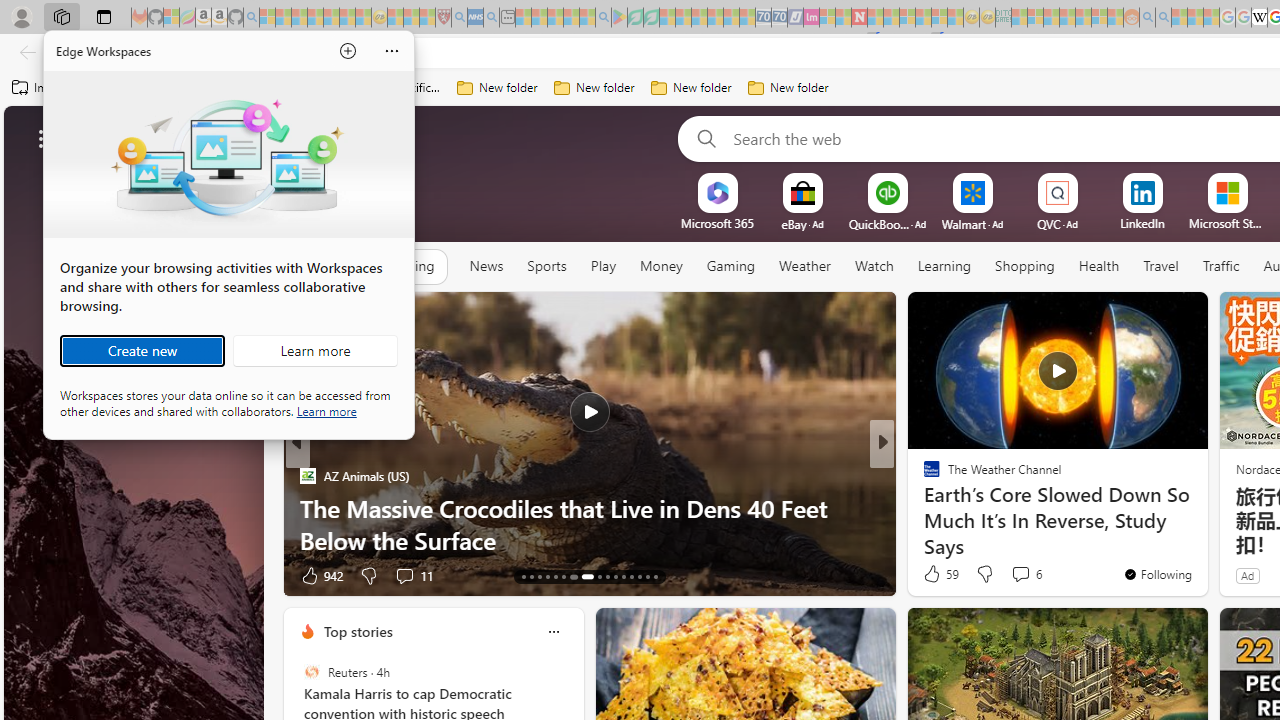  What do you see at coordinates (1026, 575) in the screenshot?
I see `'View comments 2 Comment'` at bounding box center [1026, 575].